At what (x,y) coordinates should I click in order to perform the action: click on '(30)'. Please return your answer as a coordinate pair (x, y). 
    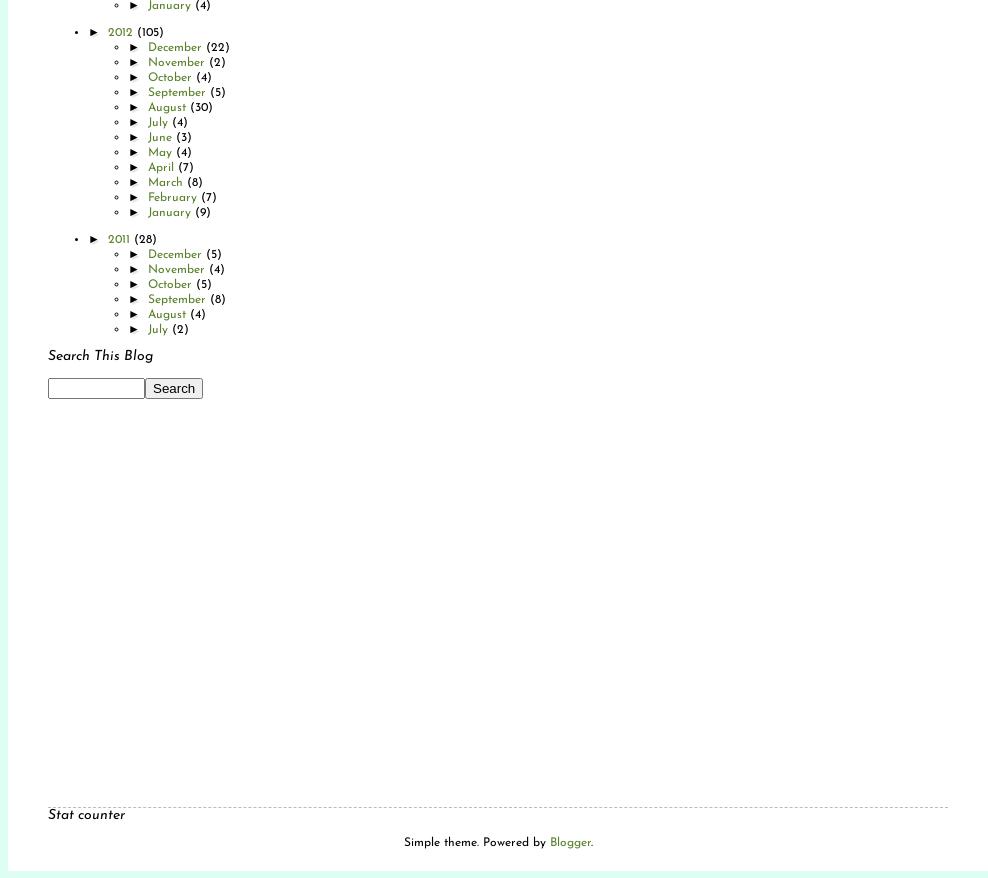
    Looking at the image, I should click on (189, 106).